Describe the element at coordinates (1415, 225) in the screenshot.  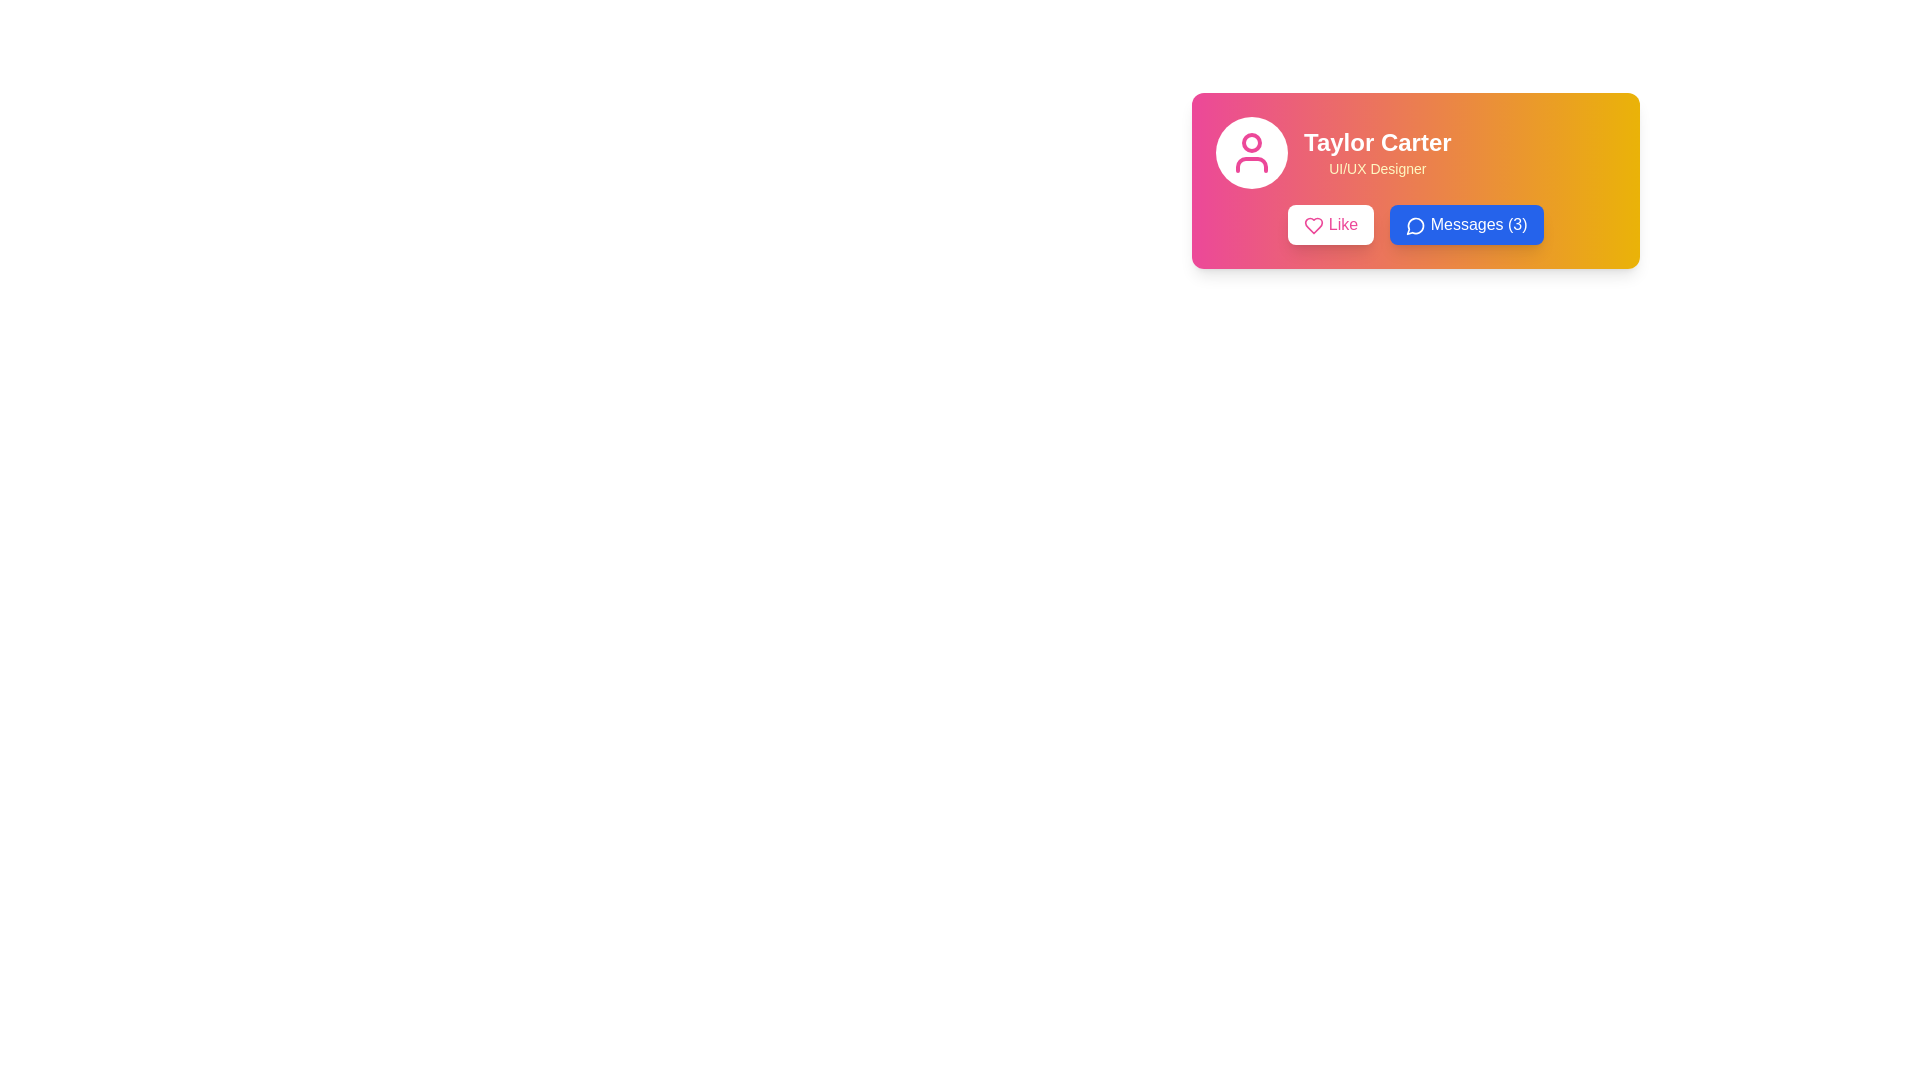
I see `the decorative messaging icon located to the left of the 'Messages (3)' label within the blue button at the lower-right of the card component for Taylor Carter` at that location.